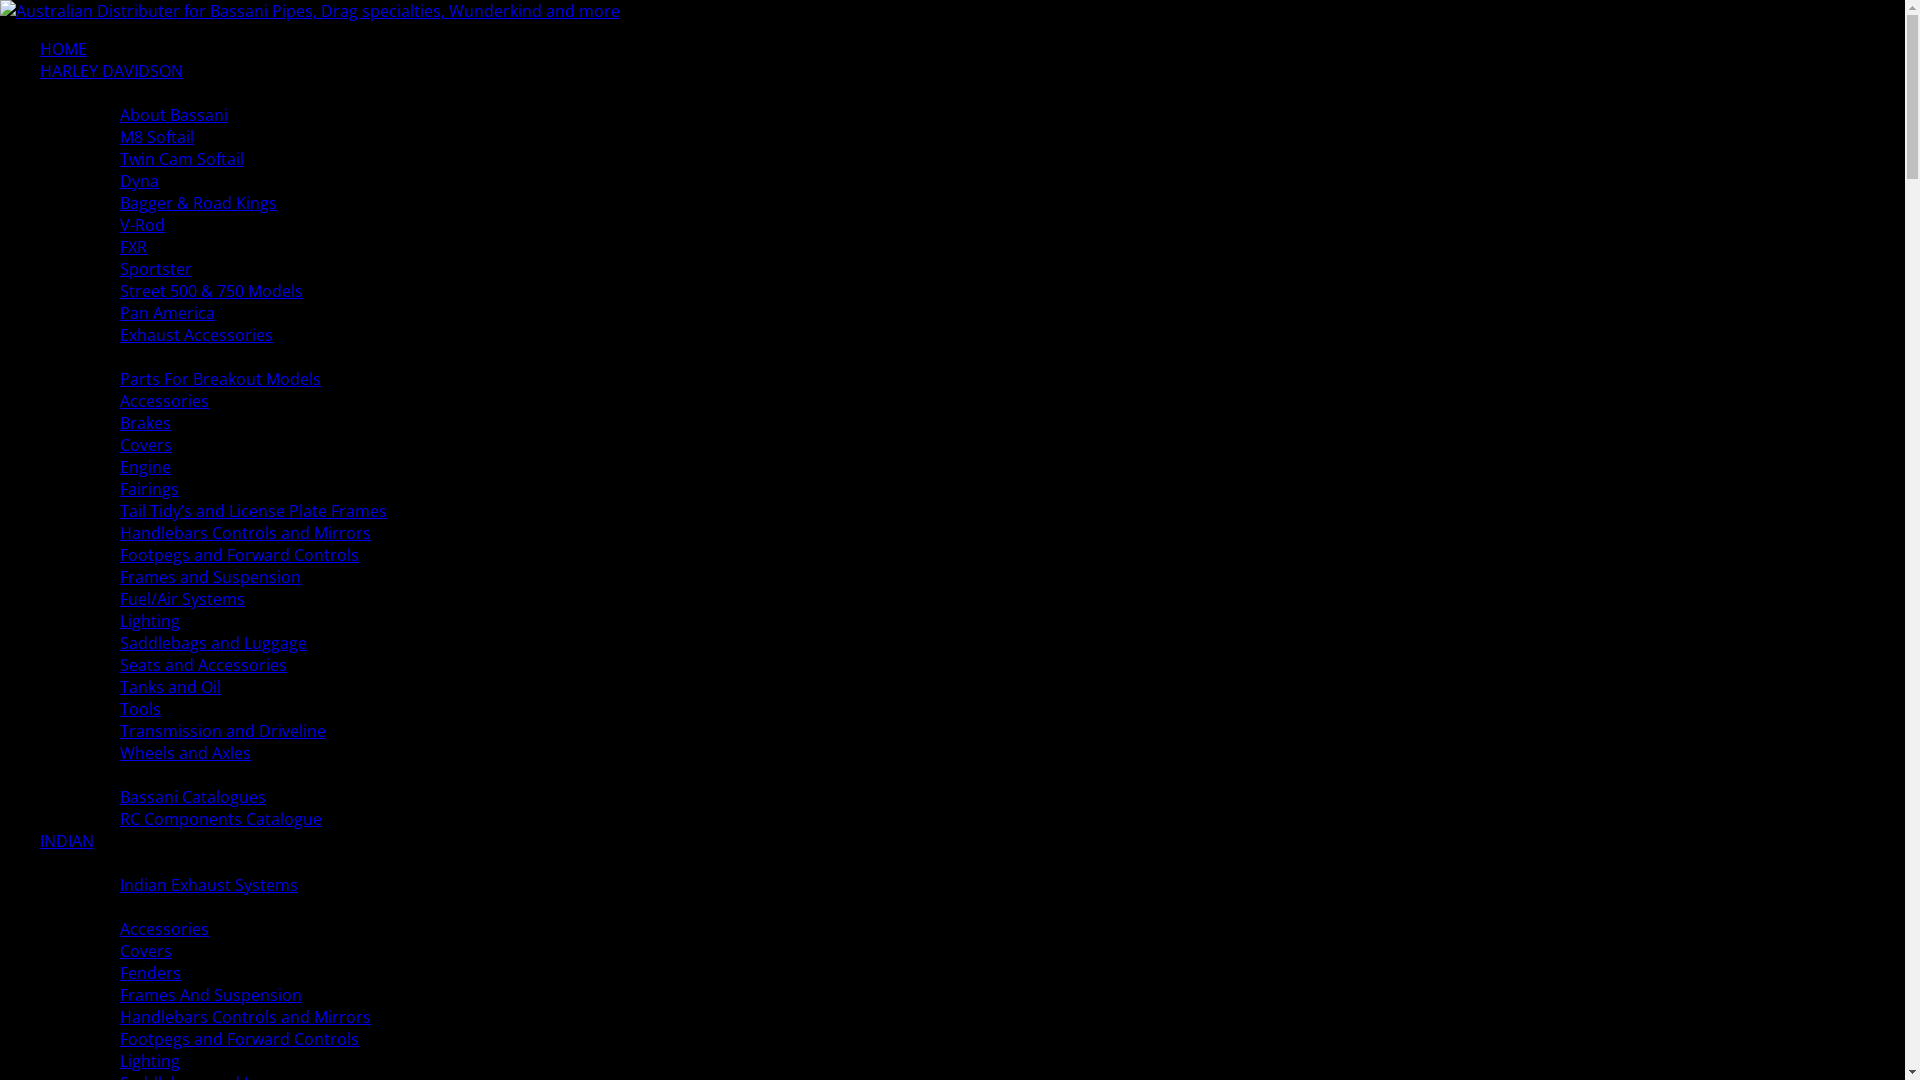 The width and height of the screenshot is (1920, 1080). What do you see at coordinates (239, 555) in the screenshot?
I see `'Footpegs and Forward Controls'` at bounding box center [239, 555].